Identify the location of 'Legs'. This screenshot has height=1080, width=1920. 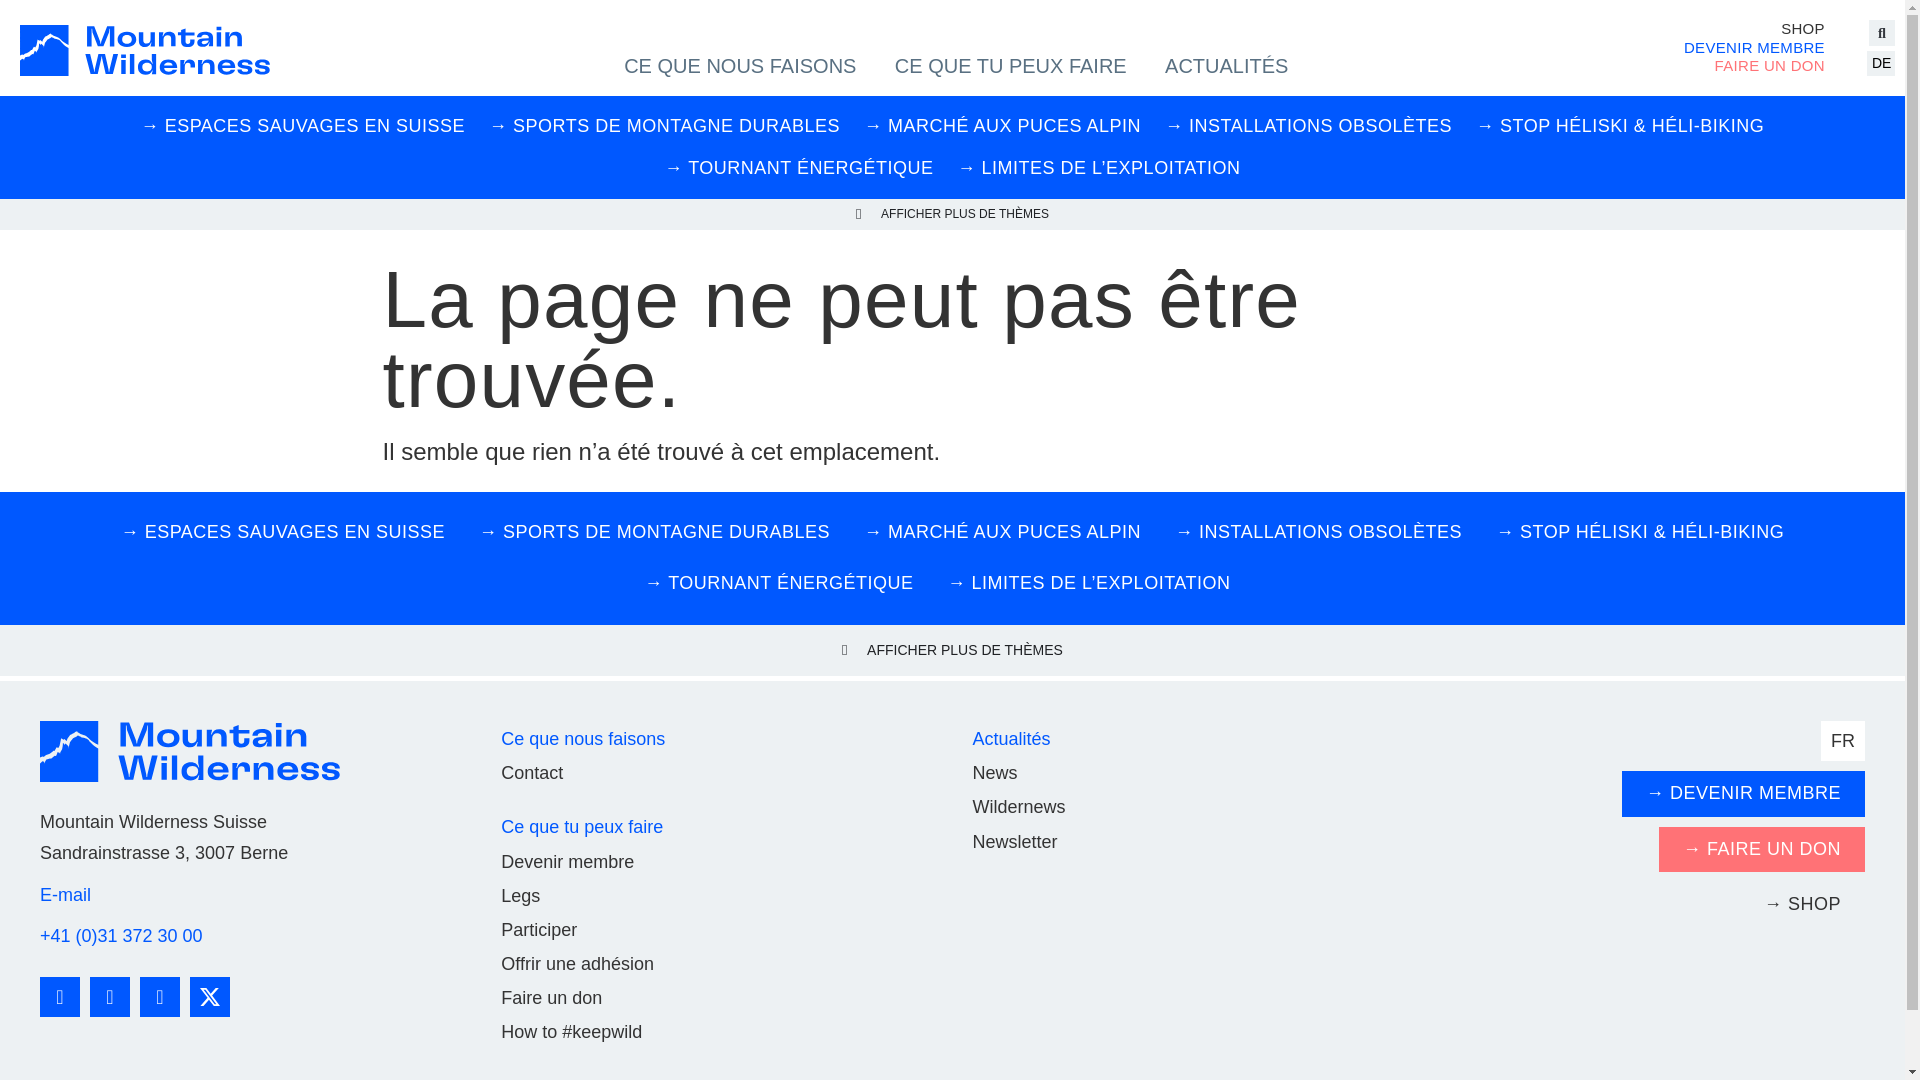
(520, 894).